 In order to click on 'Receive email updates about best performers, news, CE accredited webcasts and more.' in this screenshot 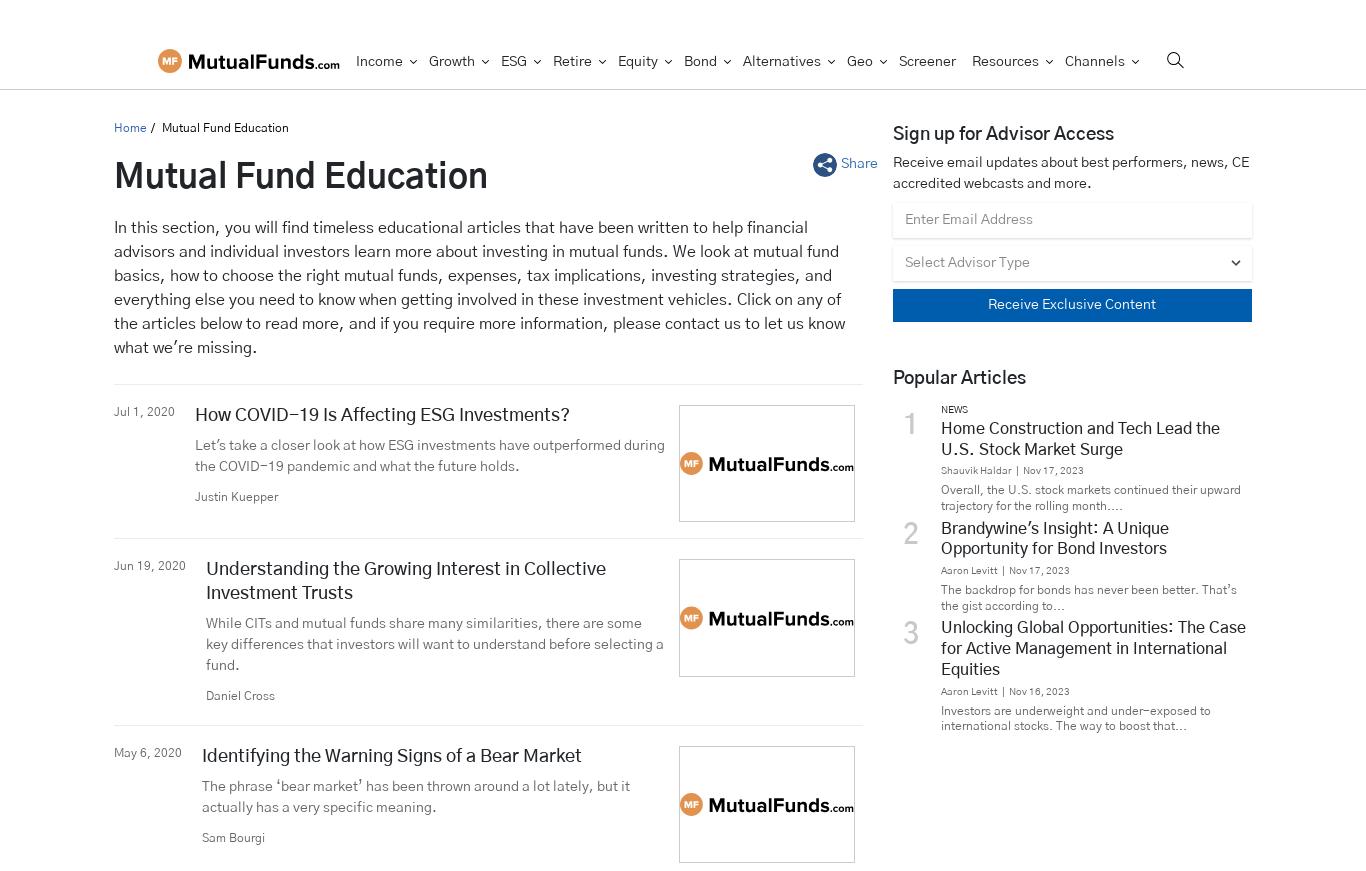, I will do `click(890, 172)`.